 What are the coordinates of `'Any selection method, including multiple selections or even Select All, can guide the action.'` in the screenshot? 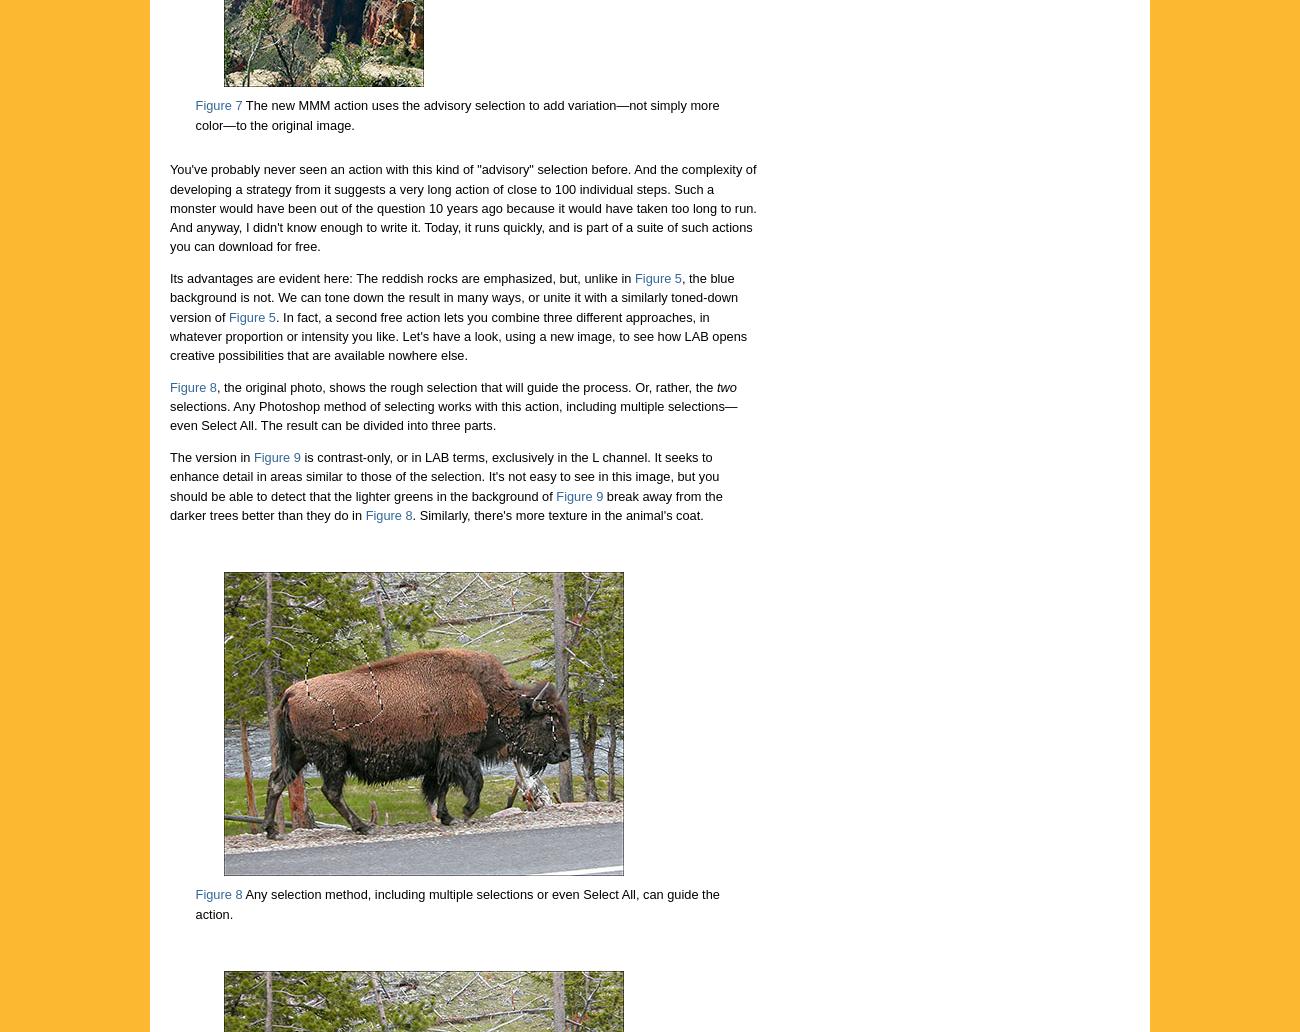 It's located at (195, 903).